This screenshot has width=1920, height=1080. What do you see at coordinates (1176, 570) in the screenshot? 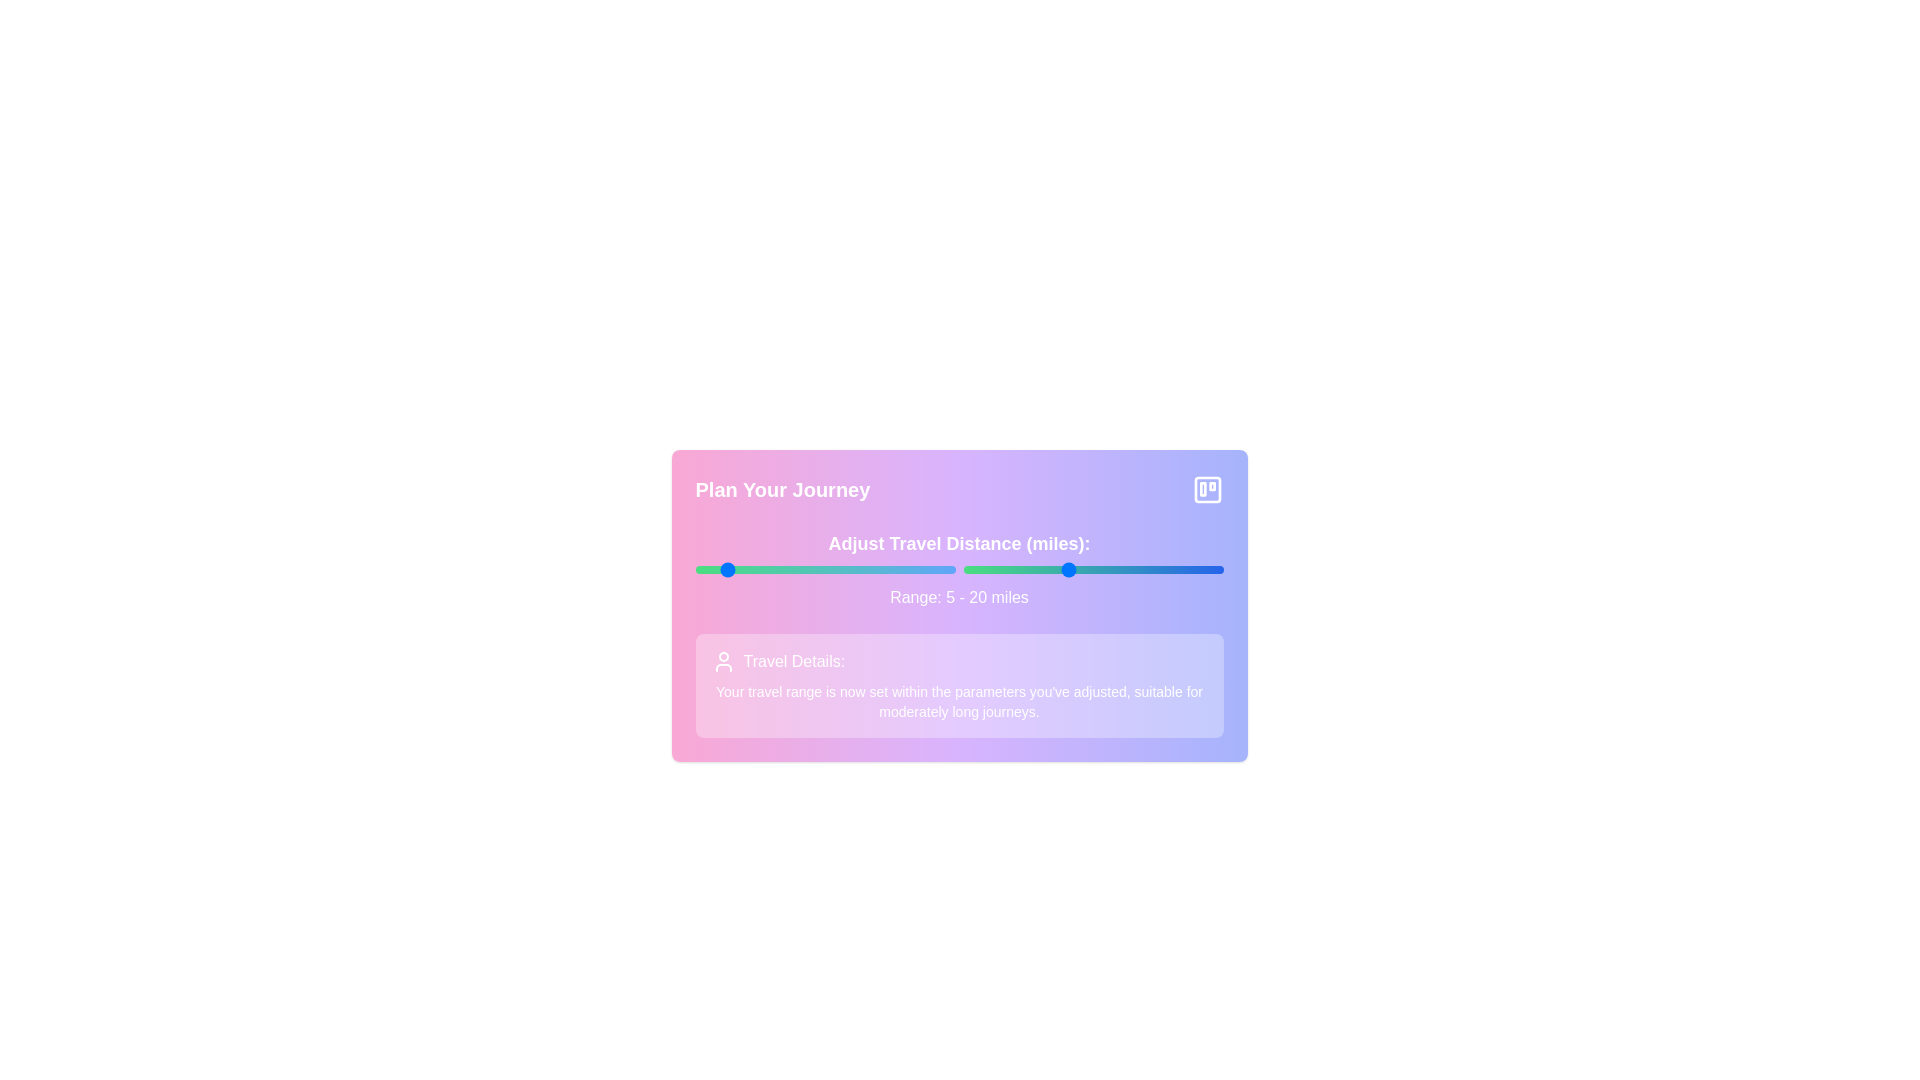
I see `the travel distance` at bounding box center [1176, 570].